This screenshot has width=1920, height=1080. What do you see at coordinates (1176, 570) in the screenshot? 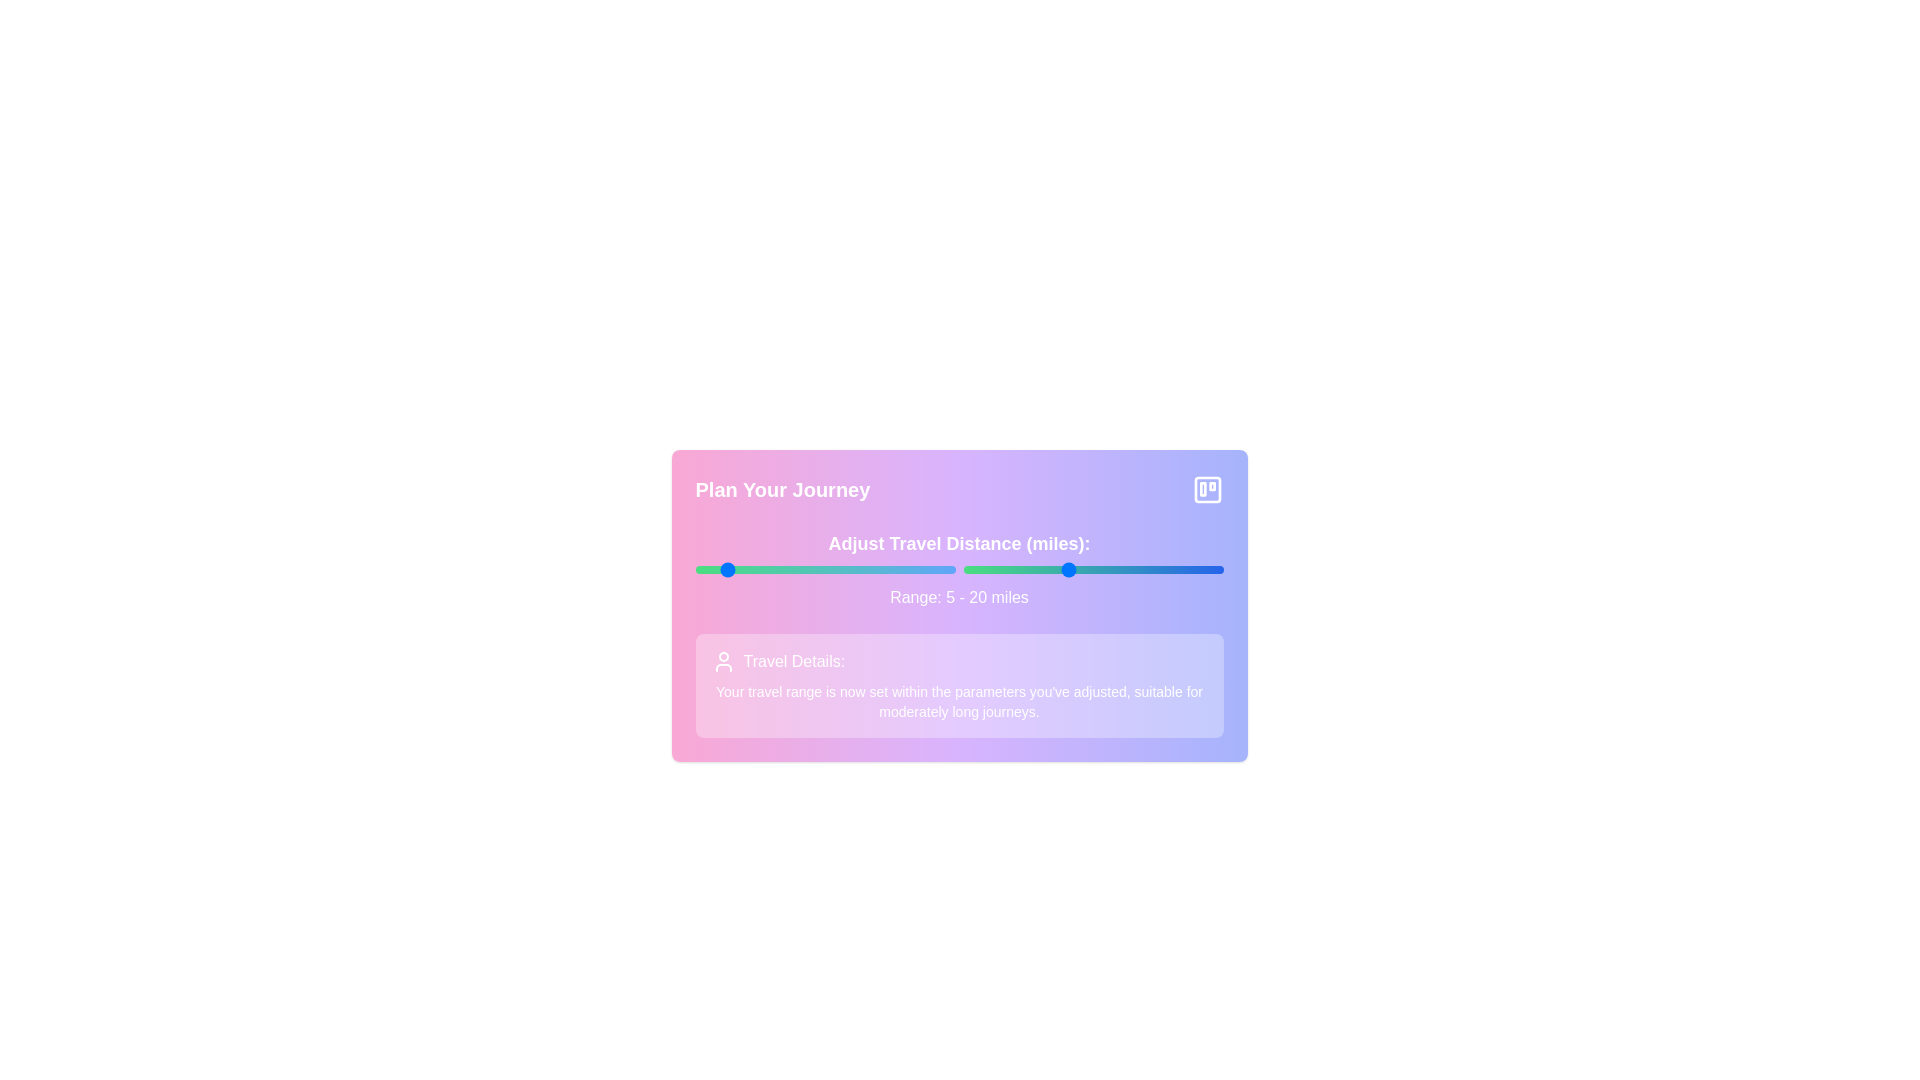
I see `the travel distance` at bounding box center [1176, 570].